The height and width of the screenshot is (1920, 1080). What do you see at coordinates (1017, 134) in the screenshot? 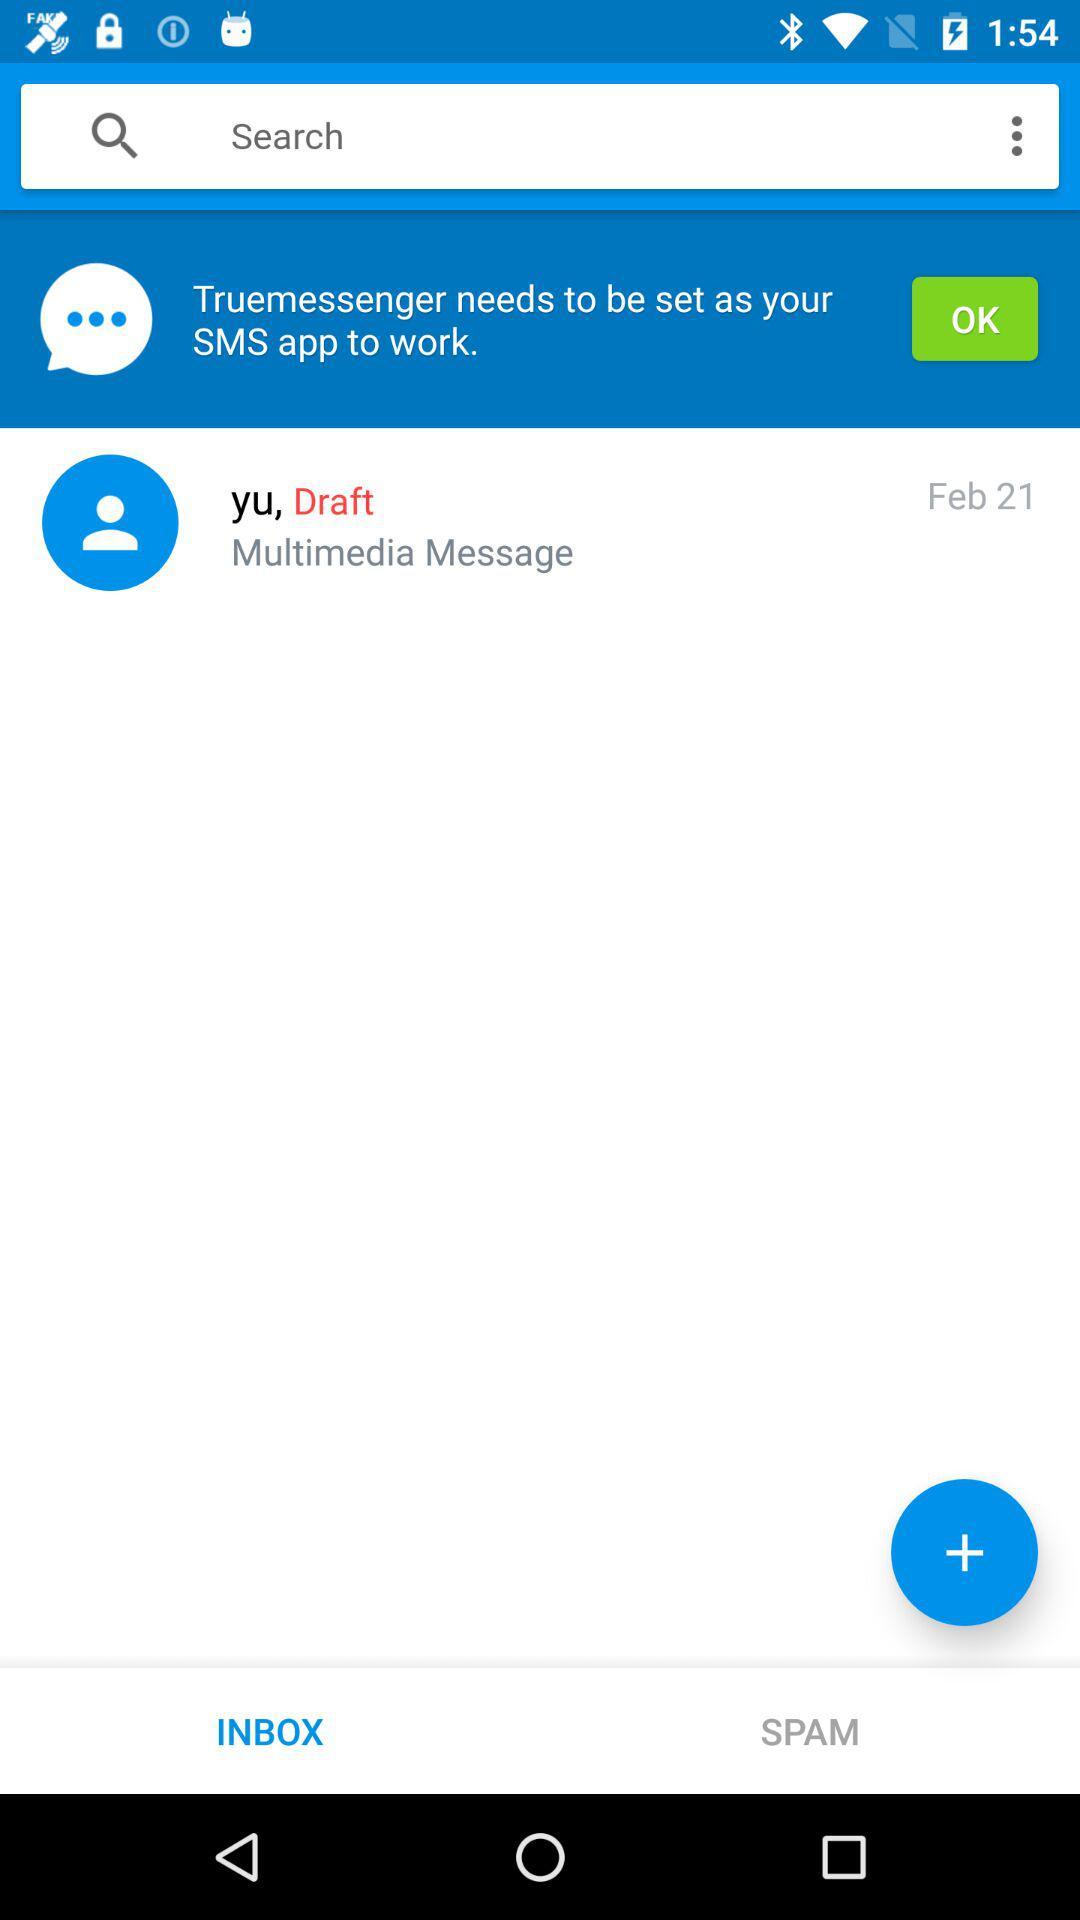
I see `more options or menu logo` at bounding box center [1017, 134].